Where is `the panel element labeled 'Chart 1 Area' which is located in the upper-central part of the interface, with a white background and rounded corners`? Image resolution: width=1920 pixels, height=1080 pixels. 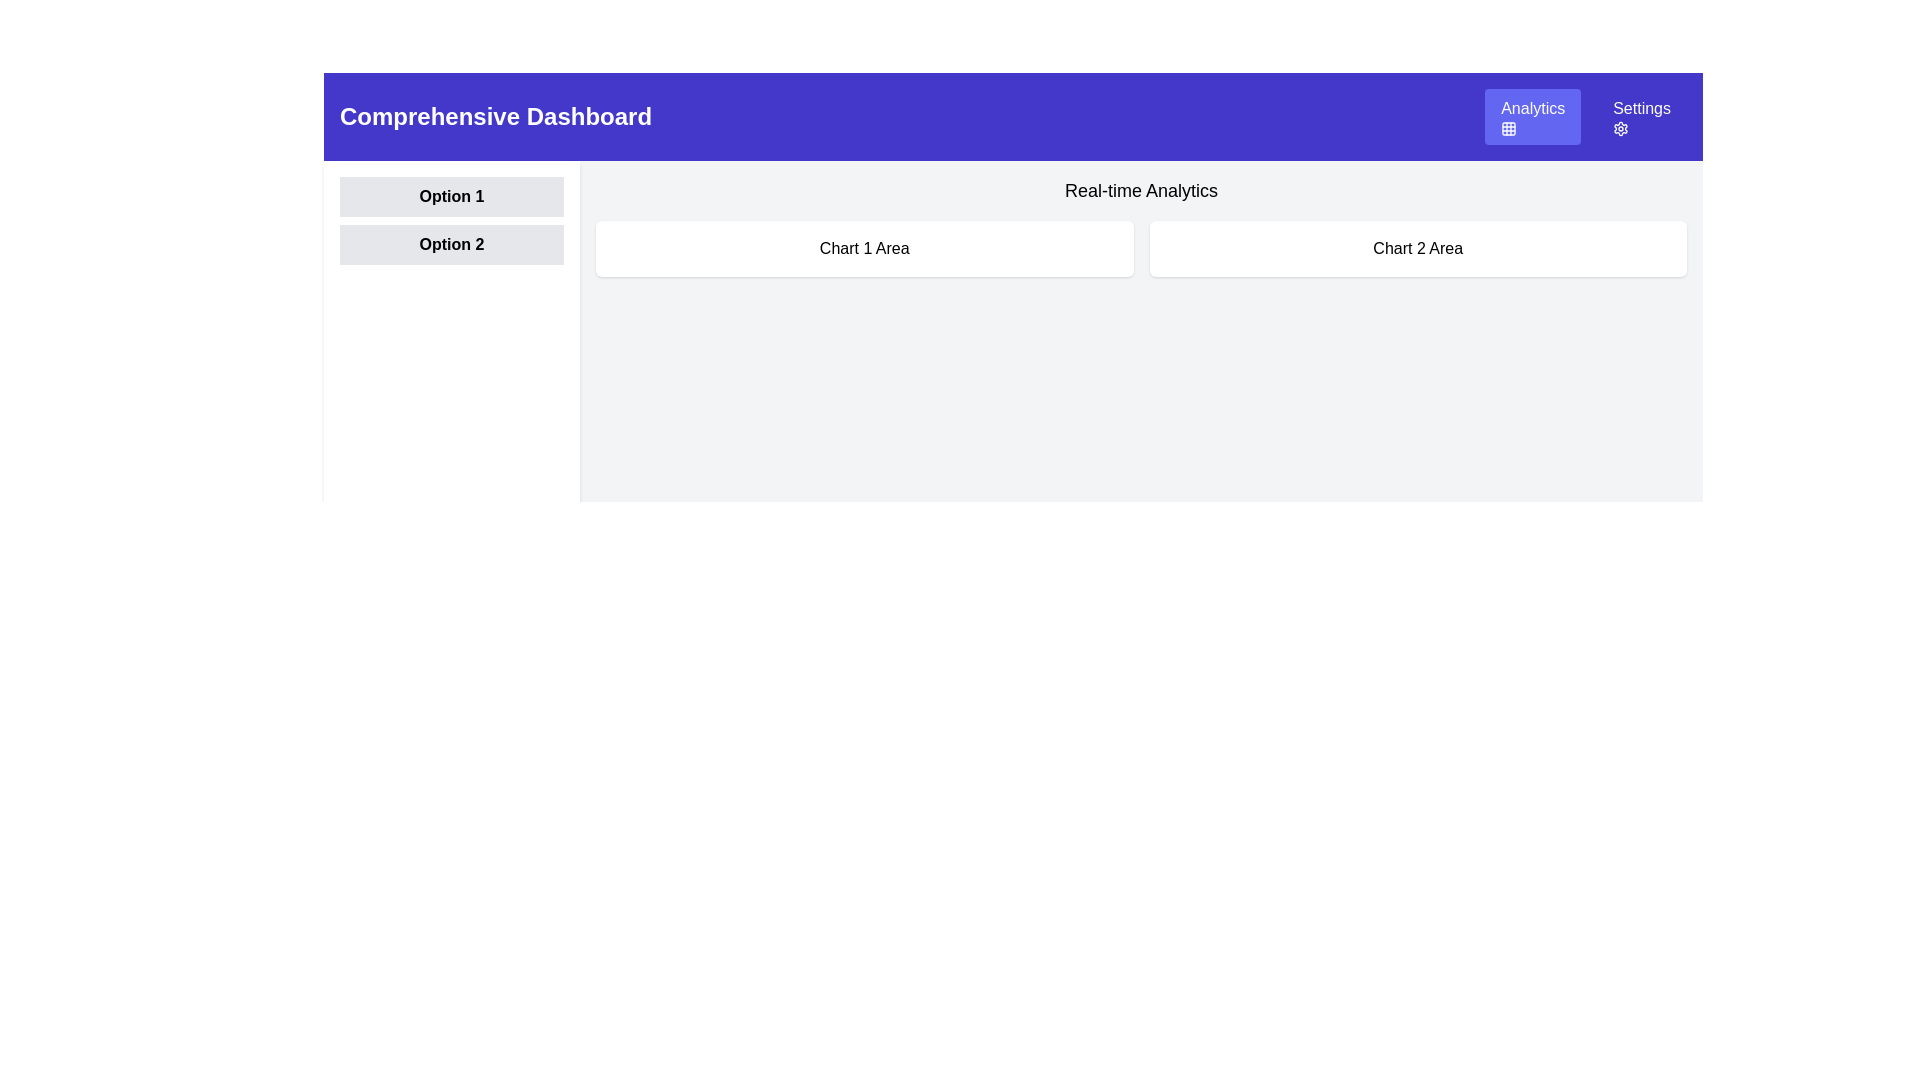
the panel element labeled 'Chart 1 Area' which is located in the upper-central part of the interface, with a white background and rounded corners is located at coordinates (864, 248).